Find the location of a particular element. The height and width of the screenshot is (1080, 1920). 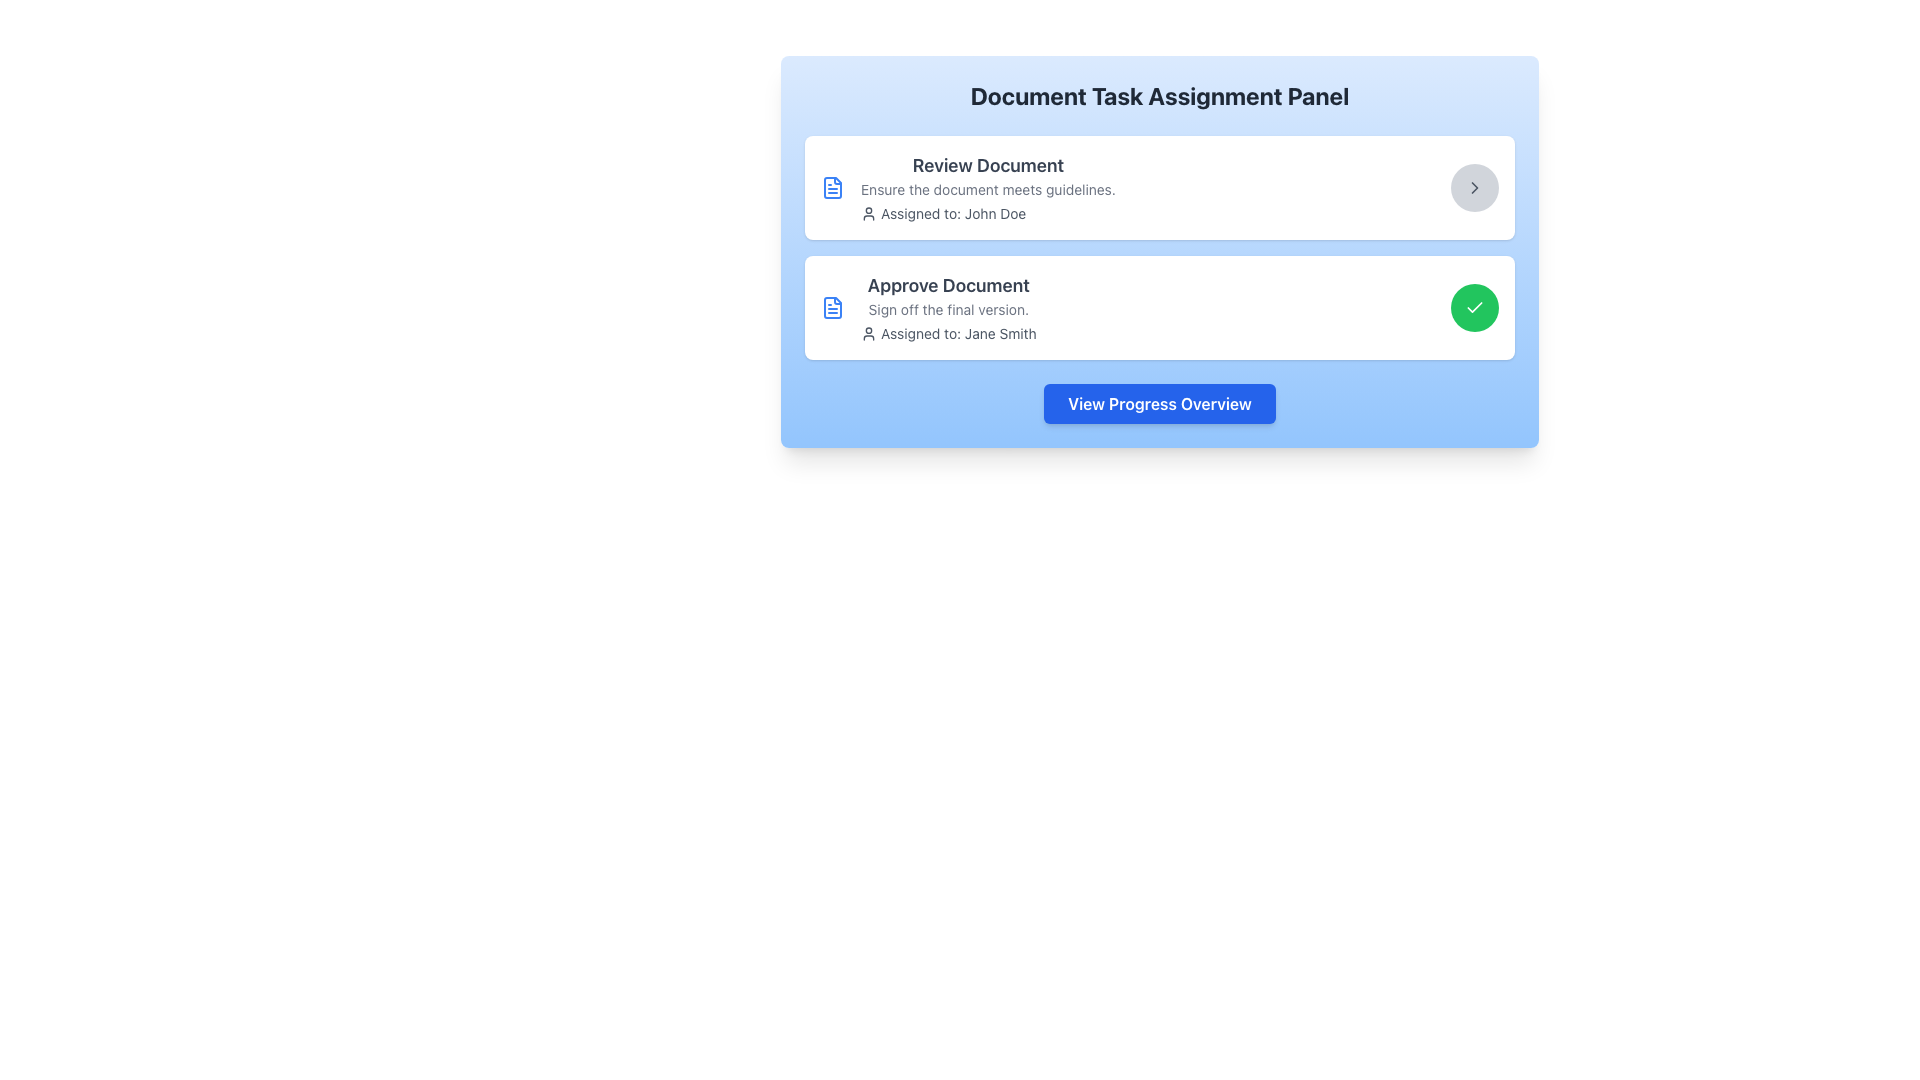

the button located to the far right within the 'Review Document' group in the upper section of the task assignment panel is located at coordinates (1474, 188).